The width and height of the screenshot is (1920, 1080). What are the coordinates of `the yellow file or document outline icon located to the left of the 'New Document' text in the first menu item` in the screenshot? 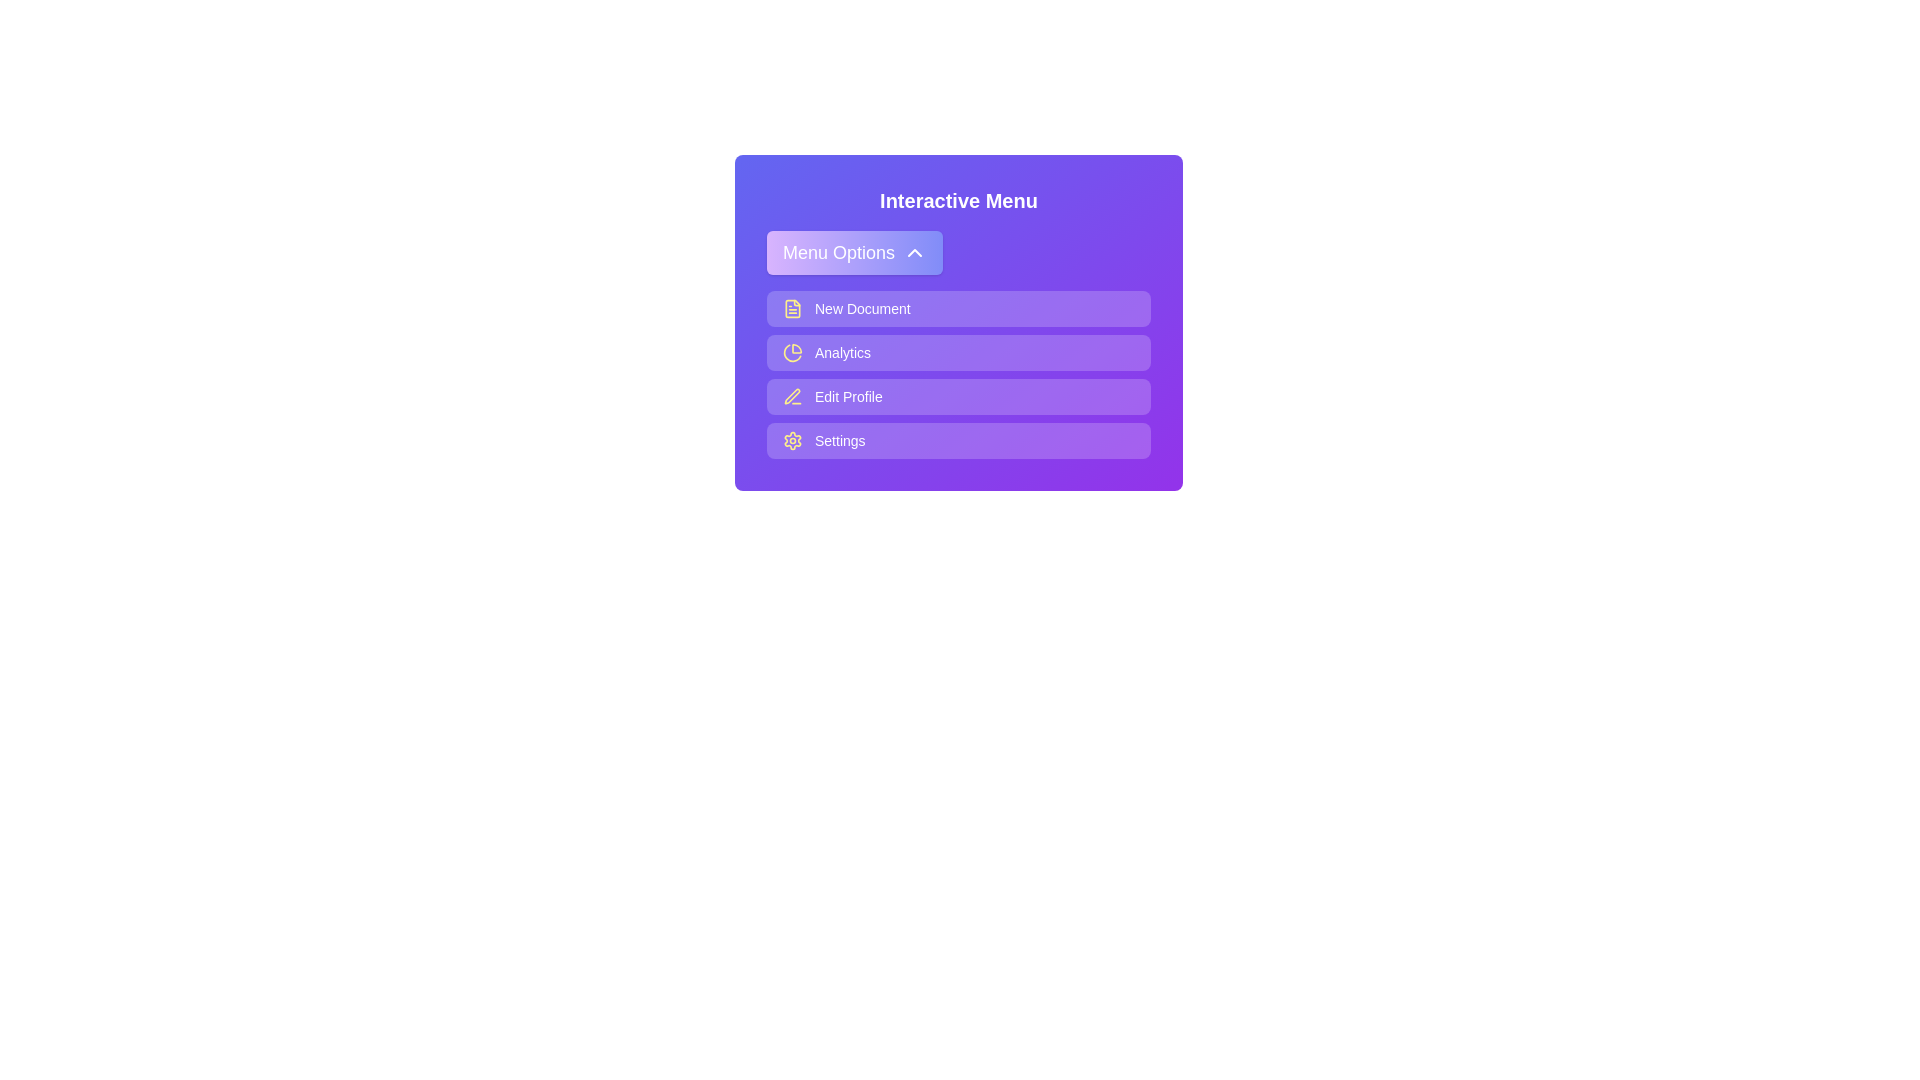 It's located at (791, 308).